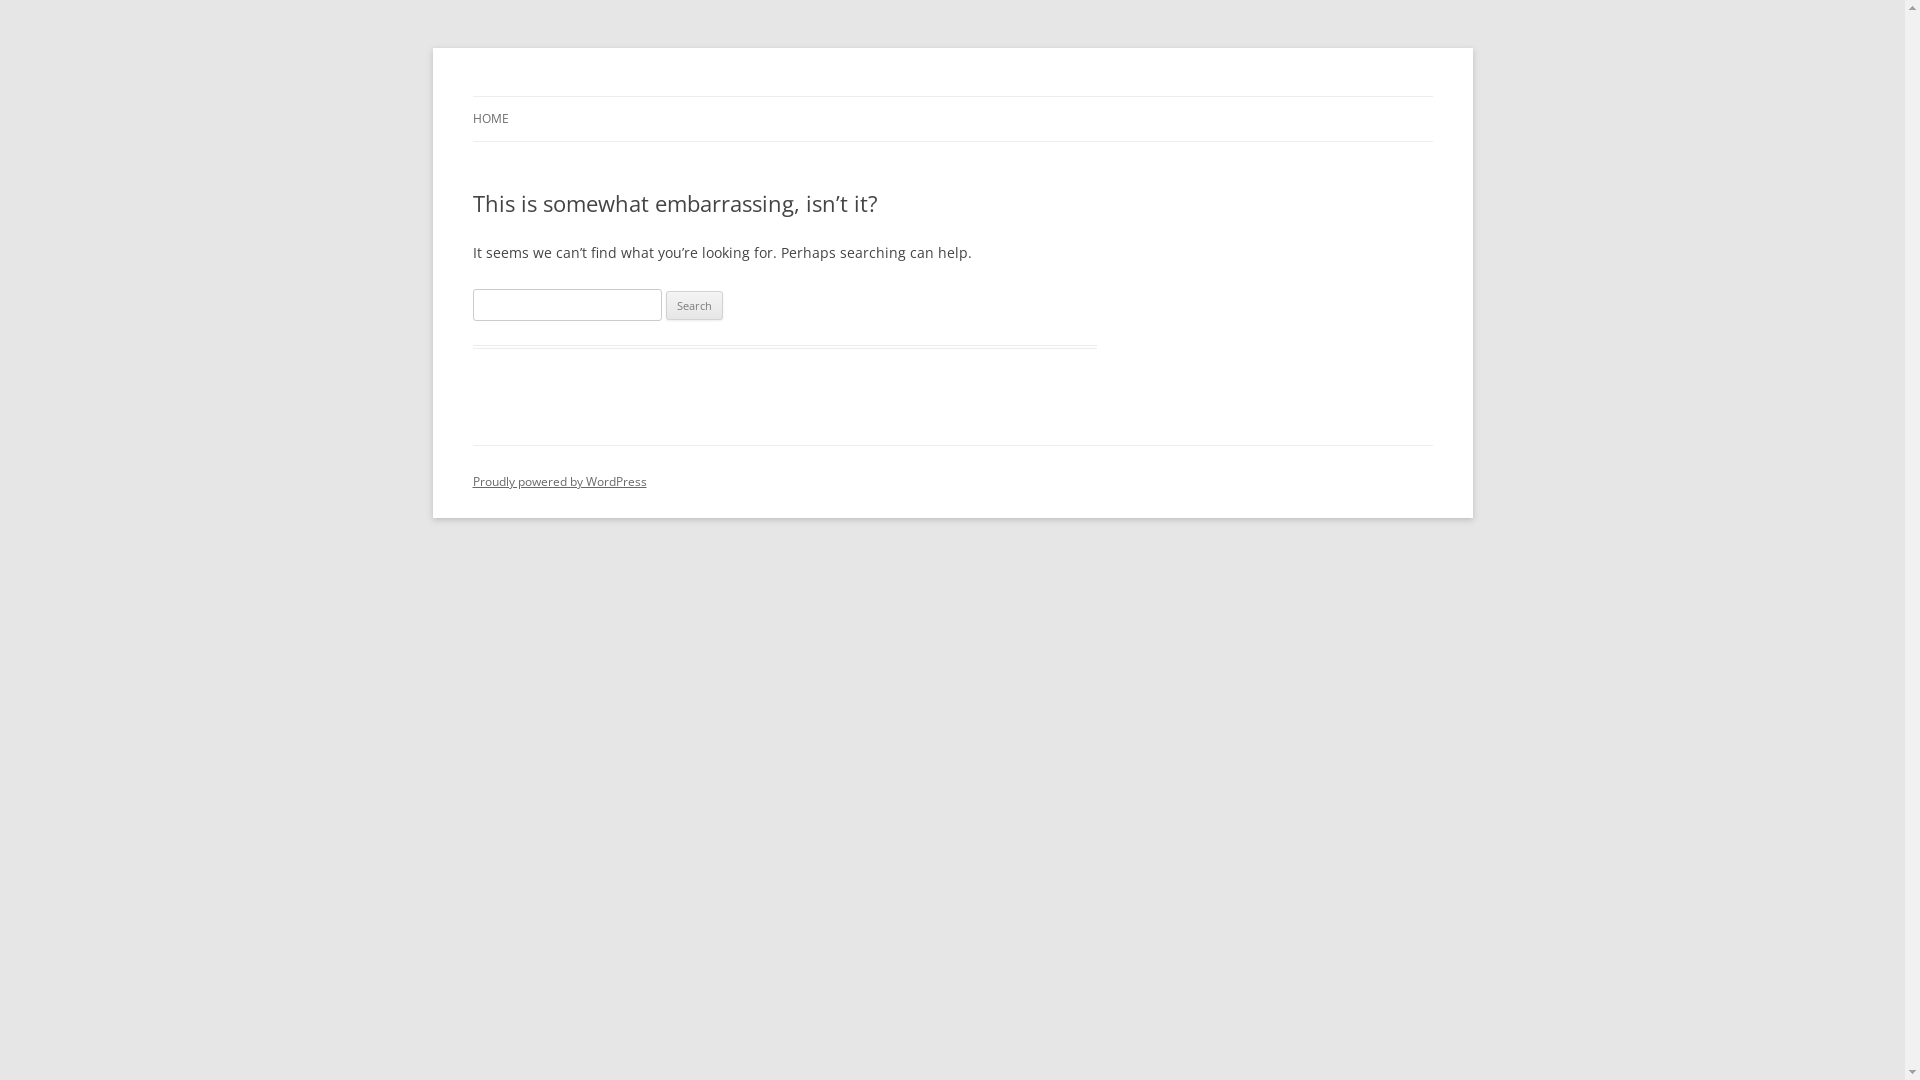 The height and width of the screenshot is (1080, 1920). I want to click on 'Proudly powered by WordPress', so click(558, 481).